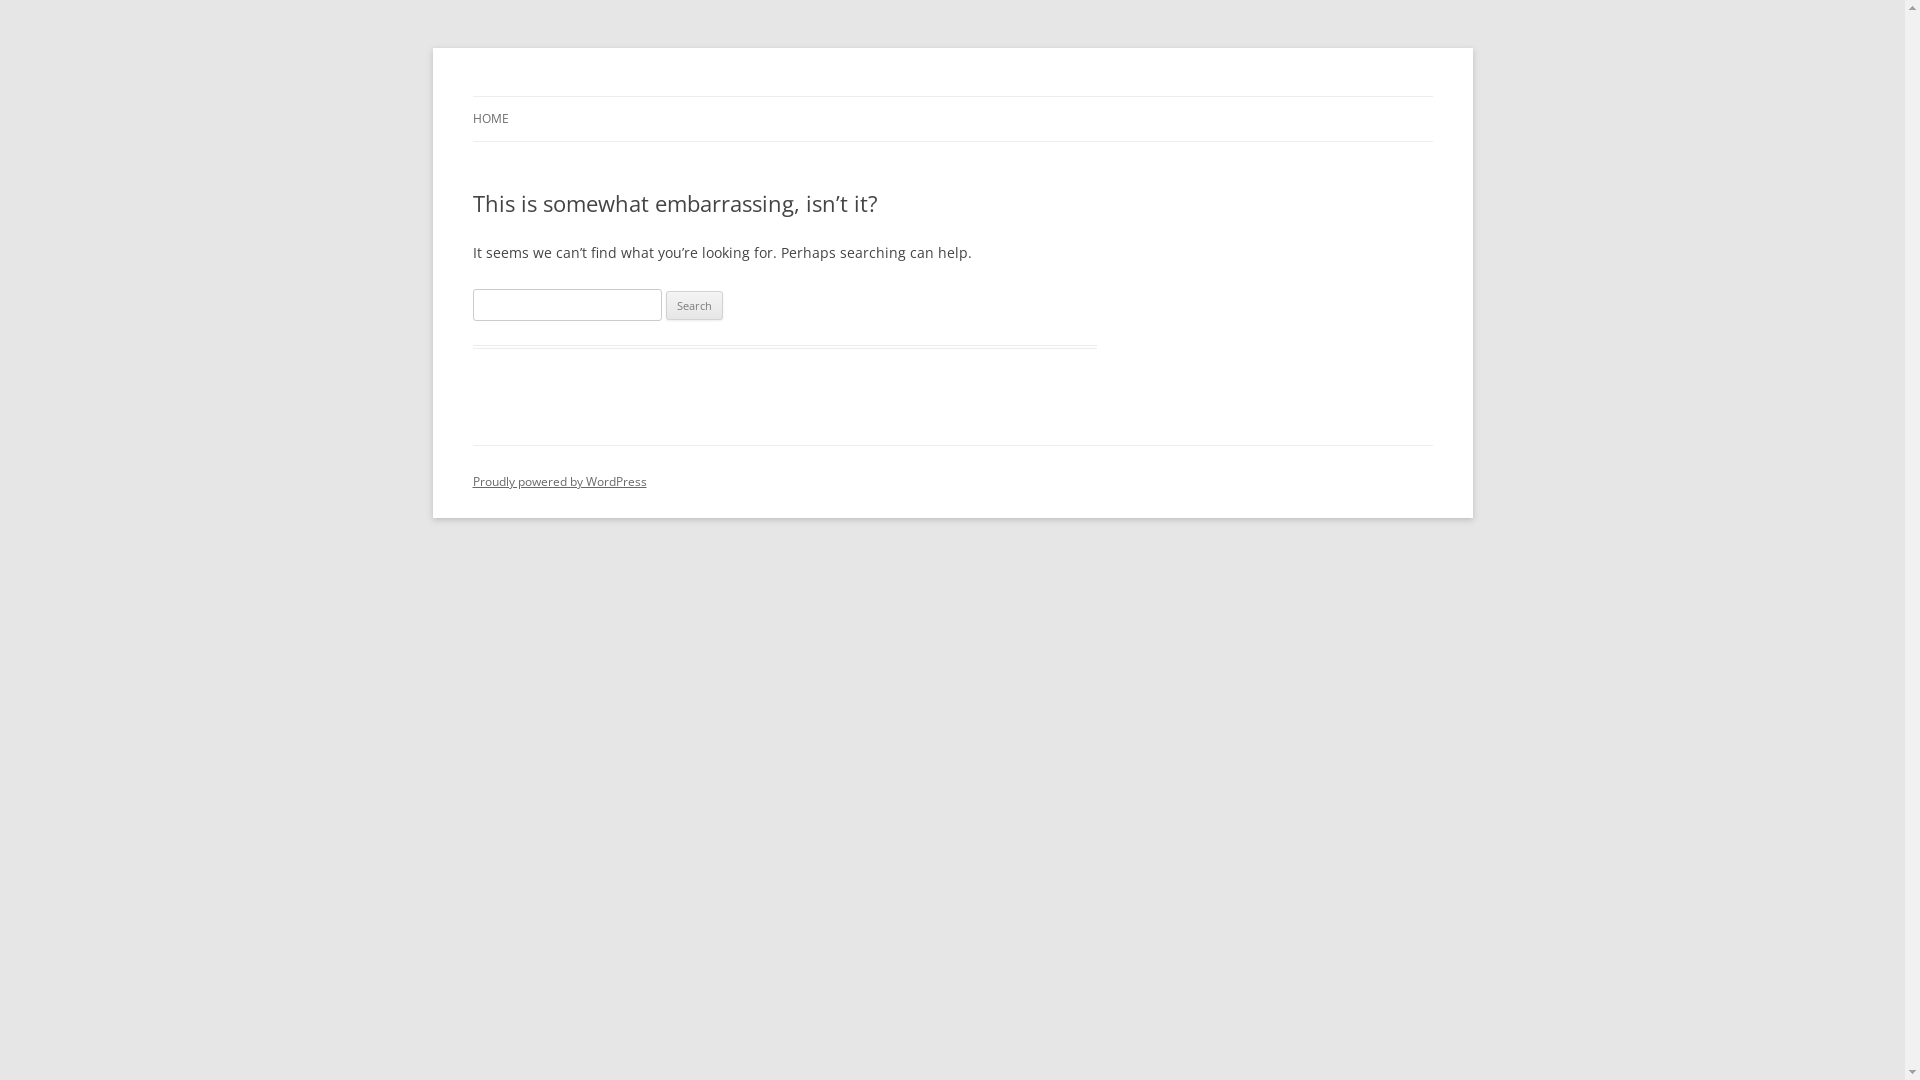 The height and width of the screenshot is (1080, 1920). I want to click on 'Proudly powered by WordPress', so click(558, 481).